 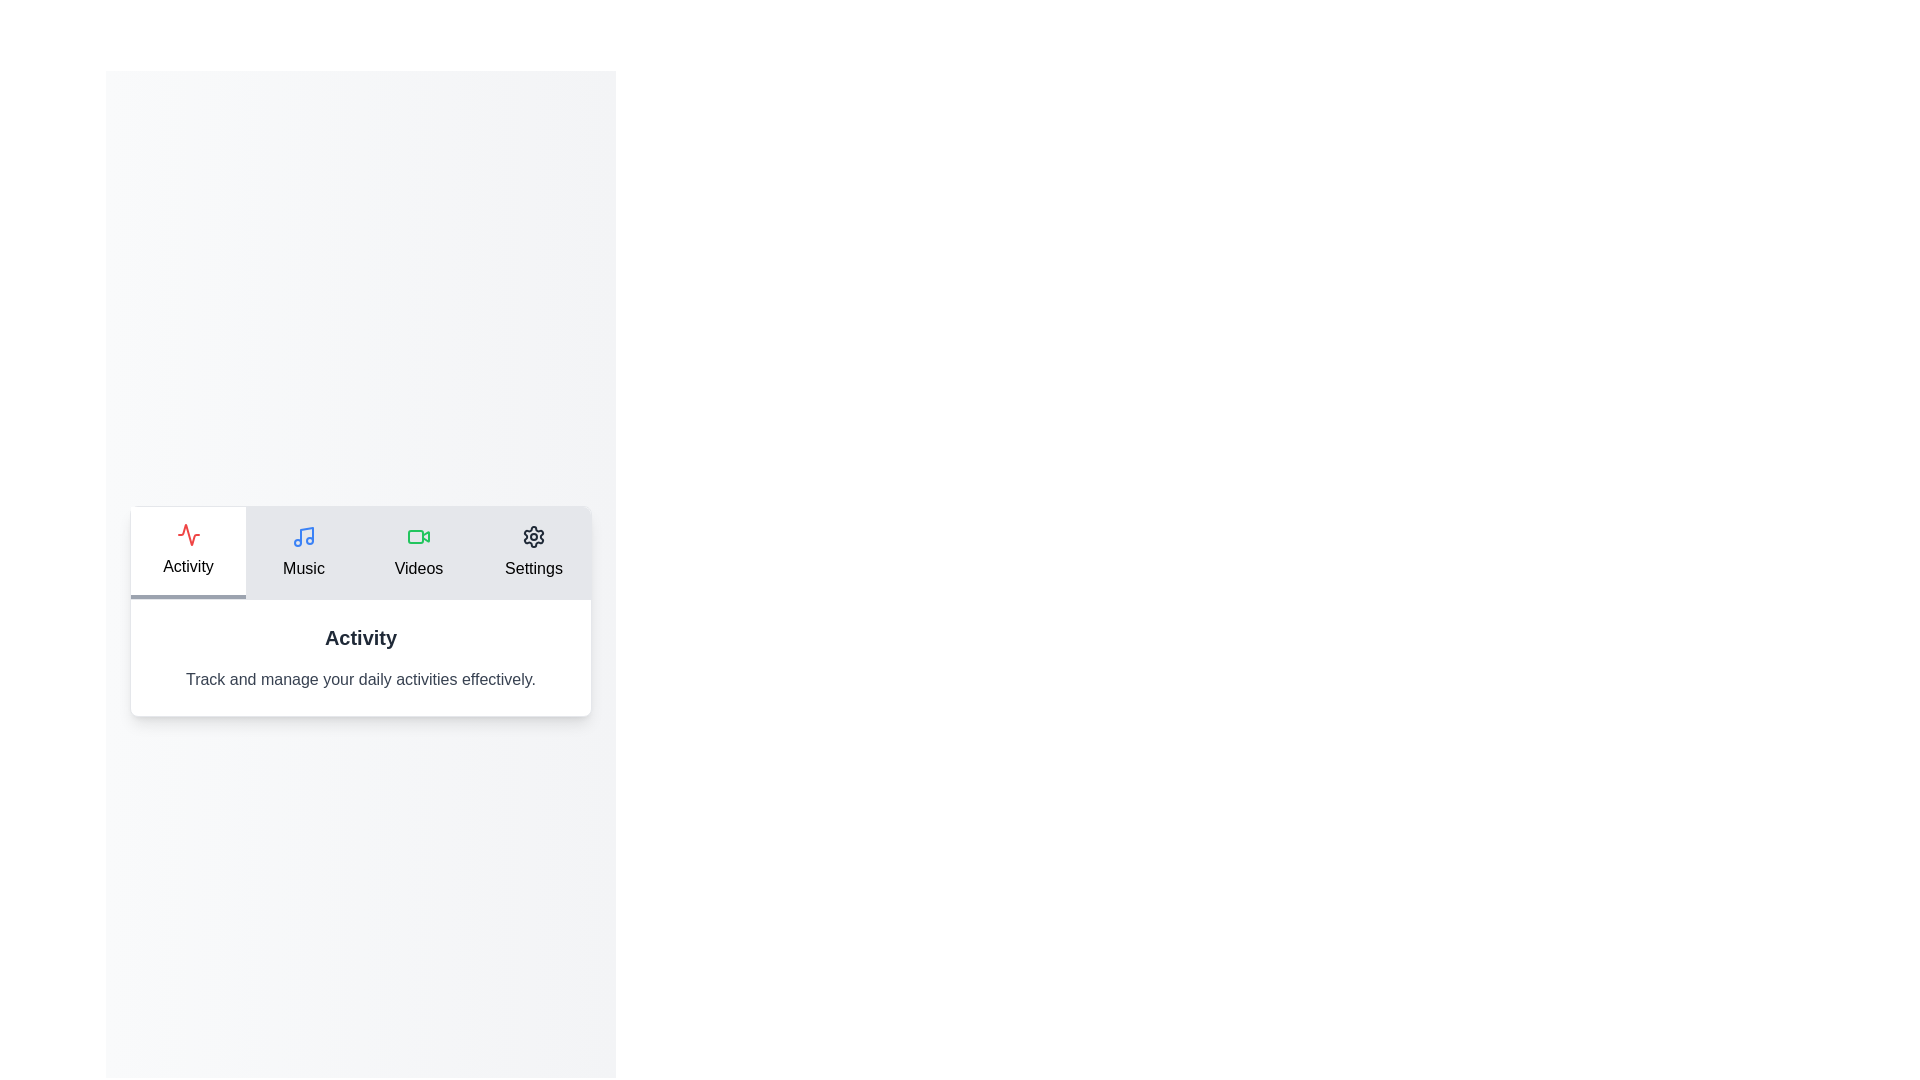 I want to click on the tab Activity to display its associated content, so click(x=188, y=552).